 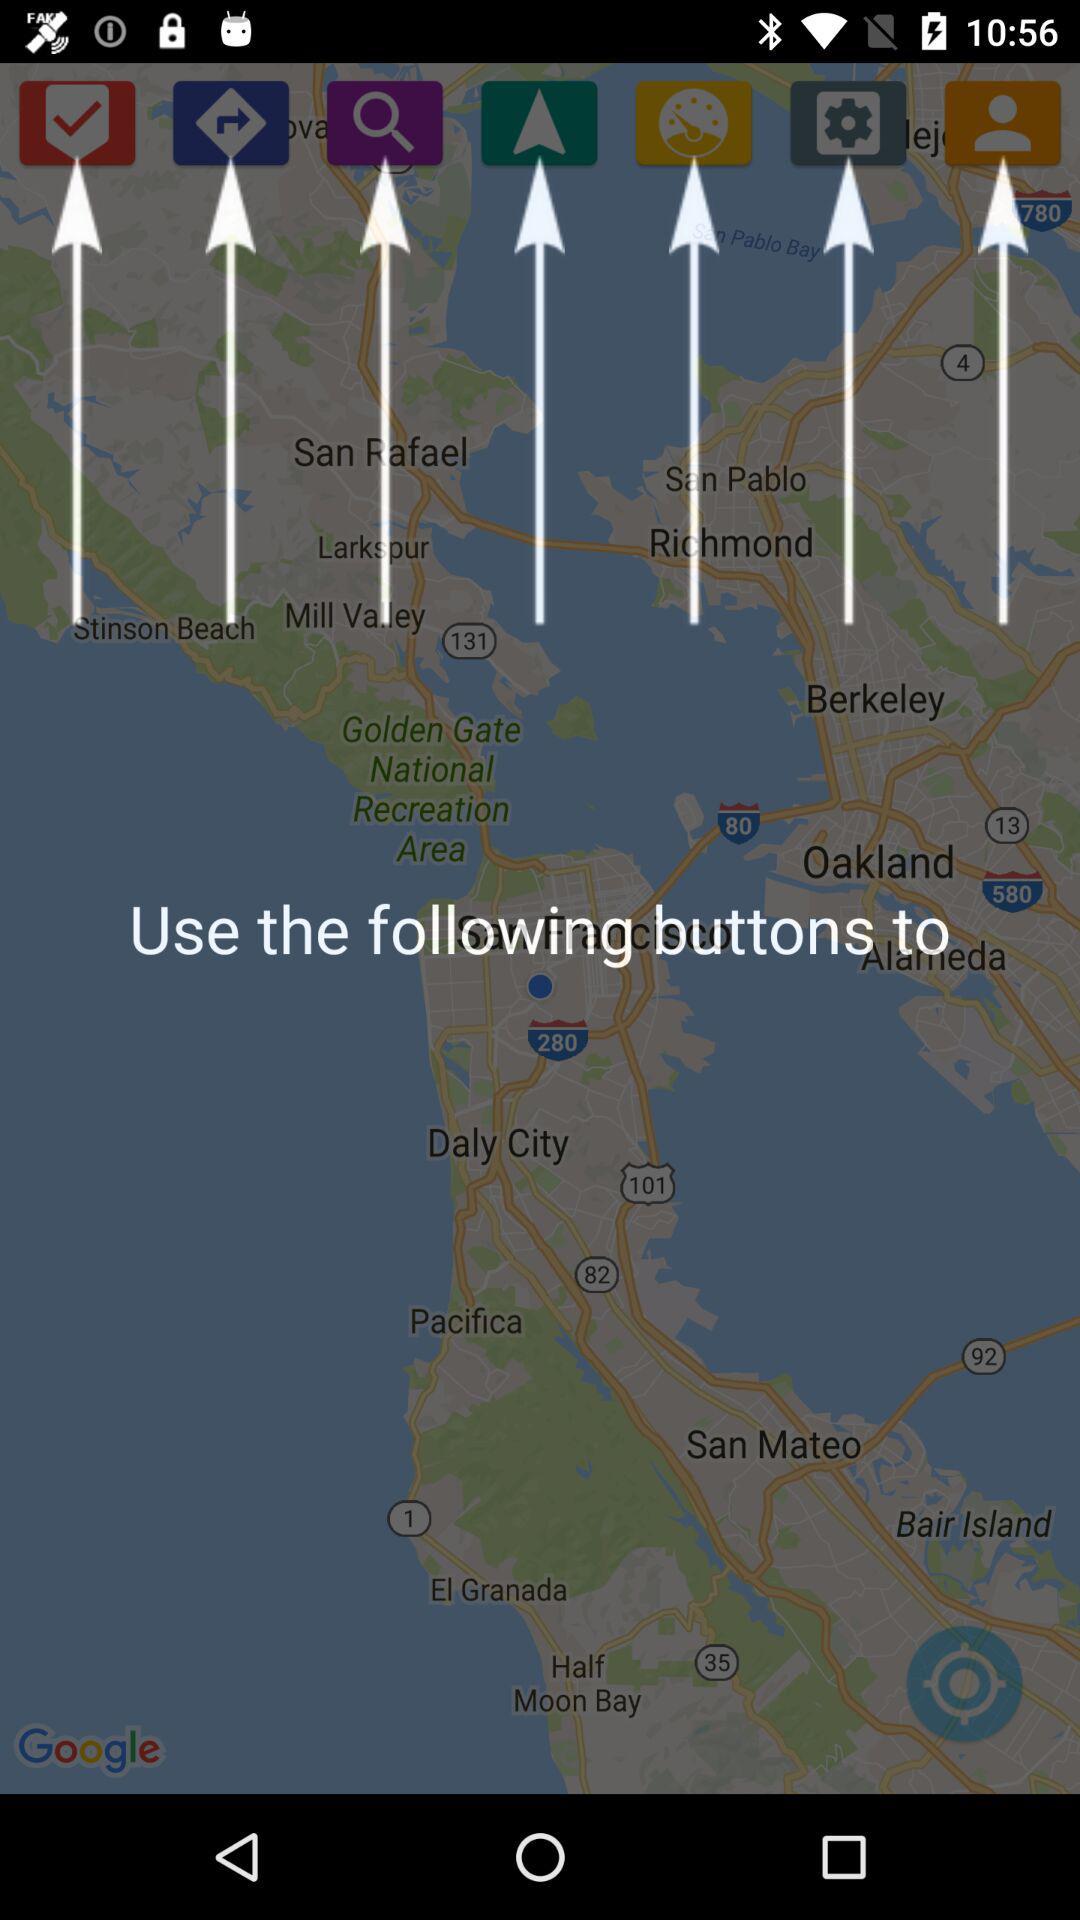 I want to click on current location, so click(x=538, y=121).